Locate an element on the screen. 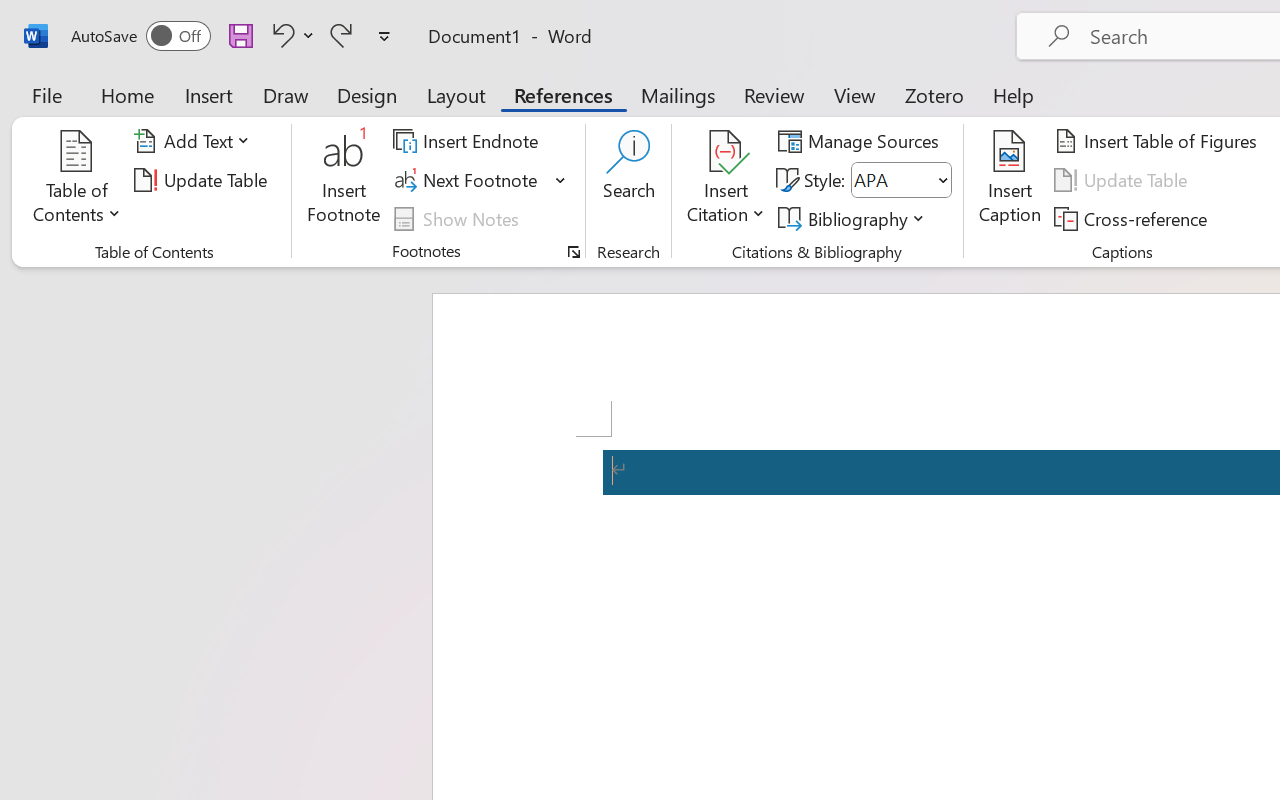  'Redo Apply Quick Style' is located at coordinates (341, 34).